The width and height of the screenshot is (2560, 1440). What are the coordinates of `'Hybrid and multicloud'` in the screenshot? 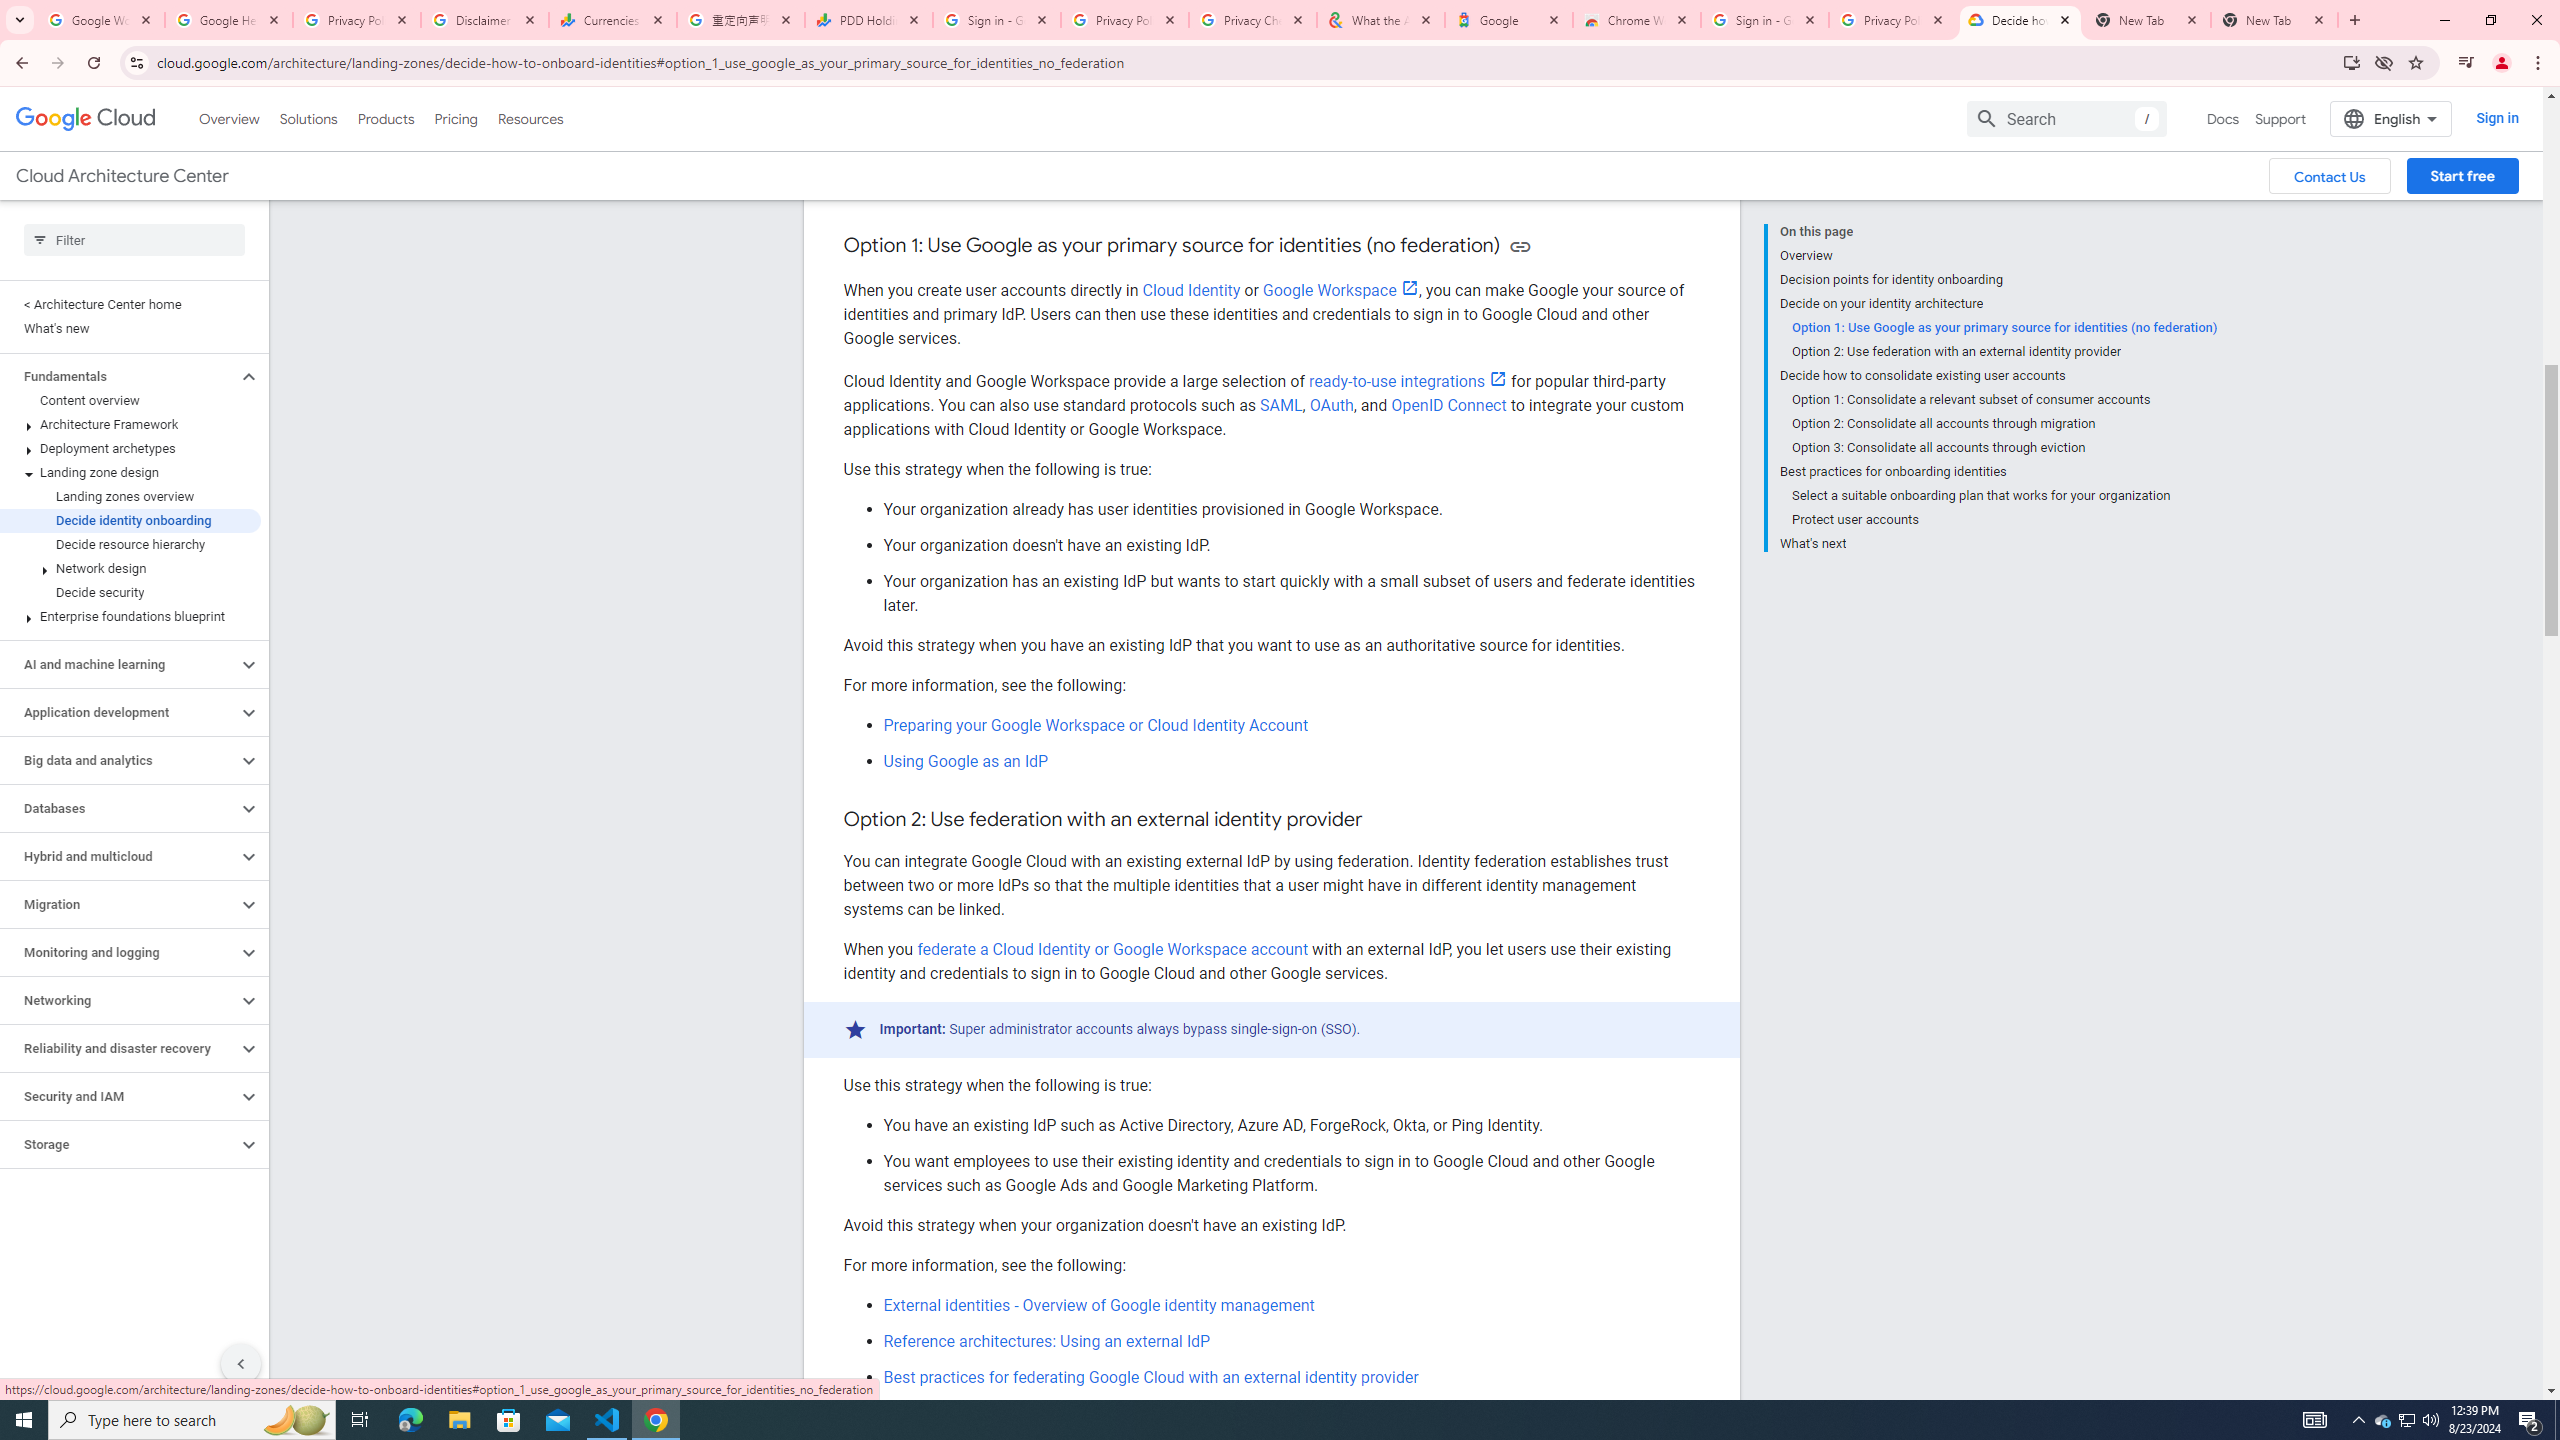 It's located at (118, 855).